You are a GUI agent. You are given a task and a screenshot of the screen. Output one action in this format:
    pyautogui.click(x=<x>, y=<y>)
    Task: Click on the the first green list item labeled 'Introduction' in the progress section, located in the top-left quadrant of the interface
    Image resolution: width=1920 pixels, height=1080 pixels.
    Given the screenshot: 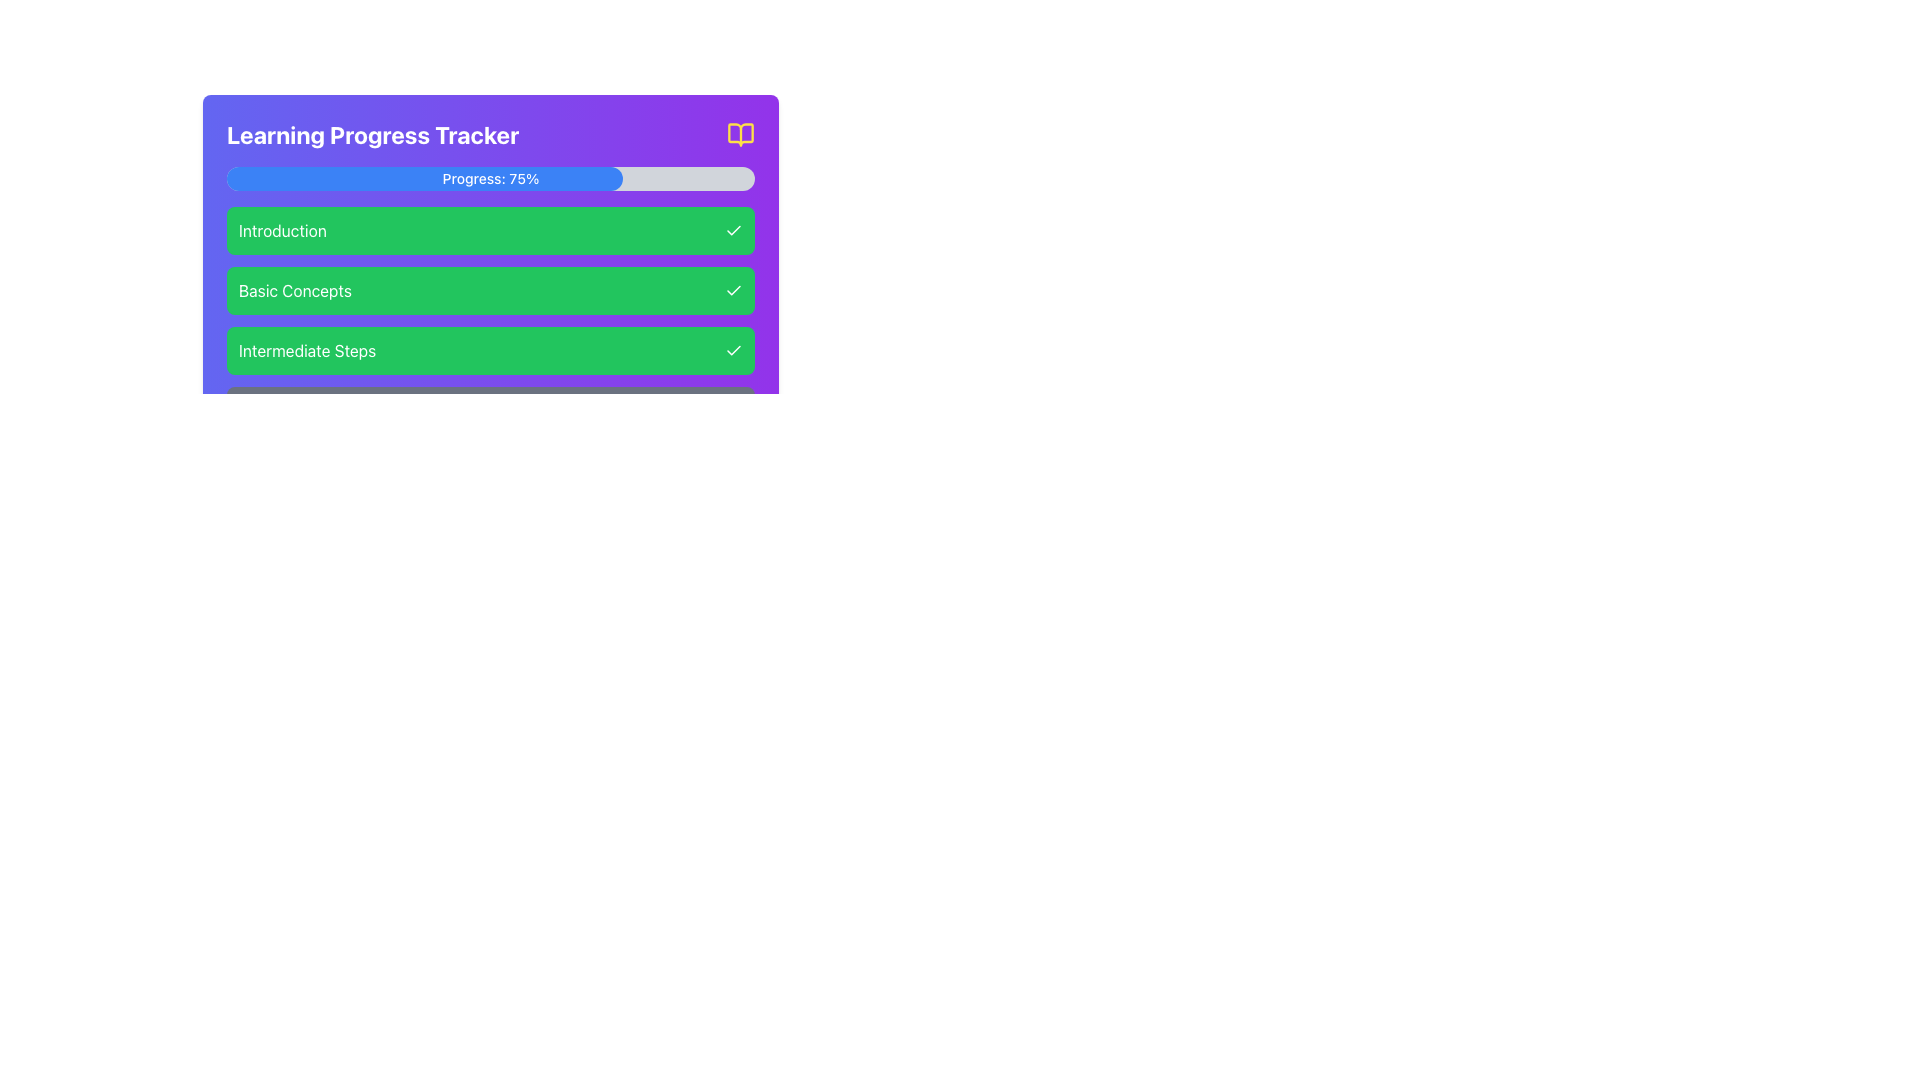 What is the action you would take?
    pyautogui.click(x=490, y=230)
    